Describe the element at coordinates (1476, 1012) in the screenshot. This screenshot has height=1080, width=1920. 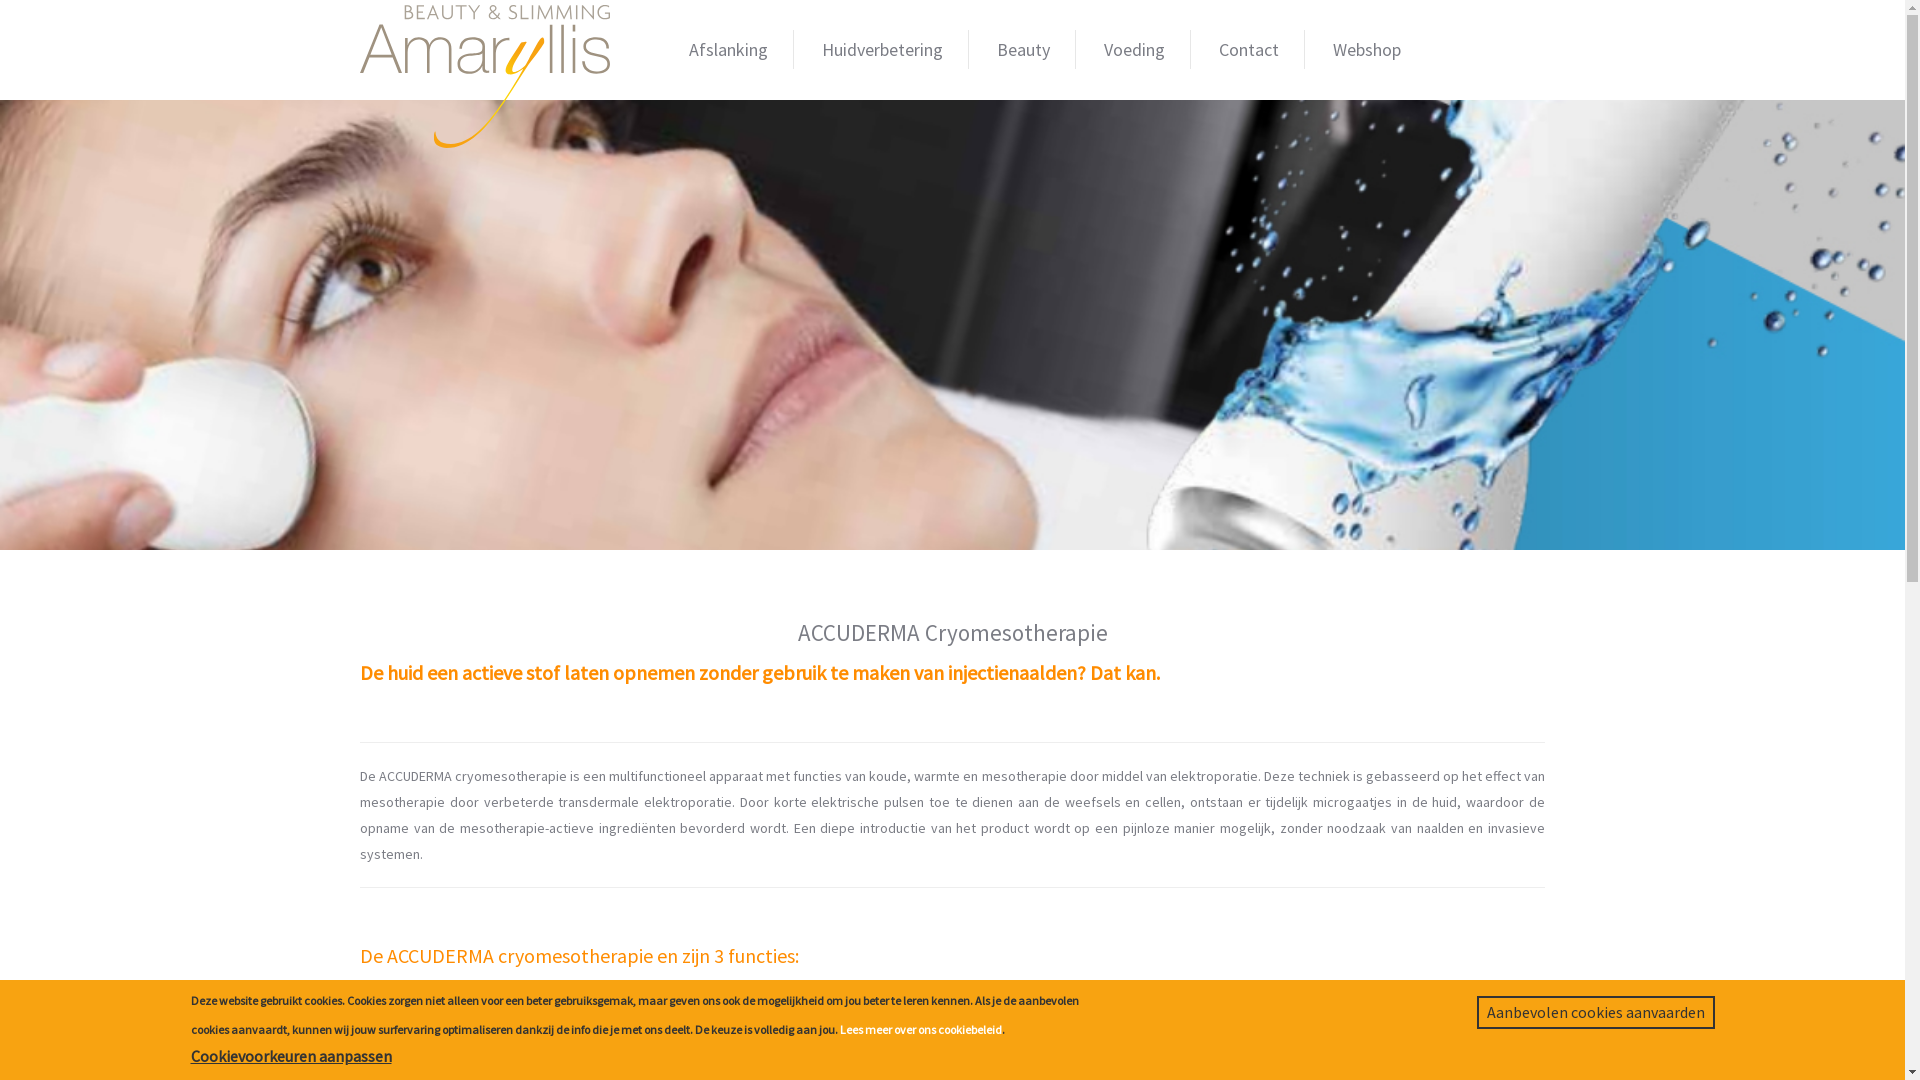
I see `'Aanbevolen cookies aanvaarden'` at that location.